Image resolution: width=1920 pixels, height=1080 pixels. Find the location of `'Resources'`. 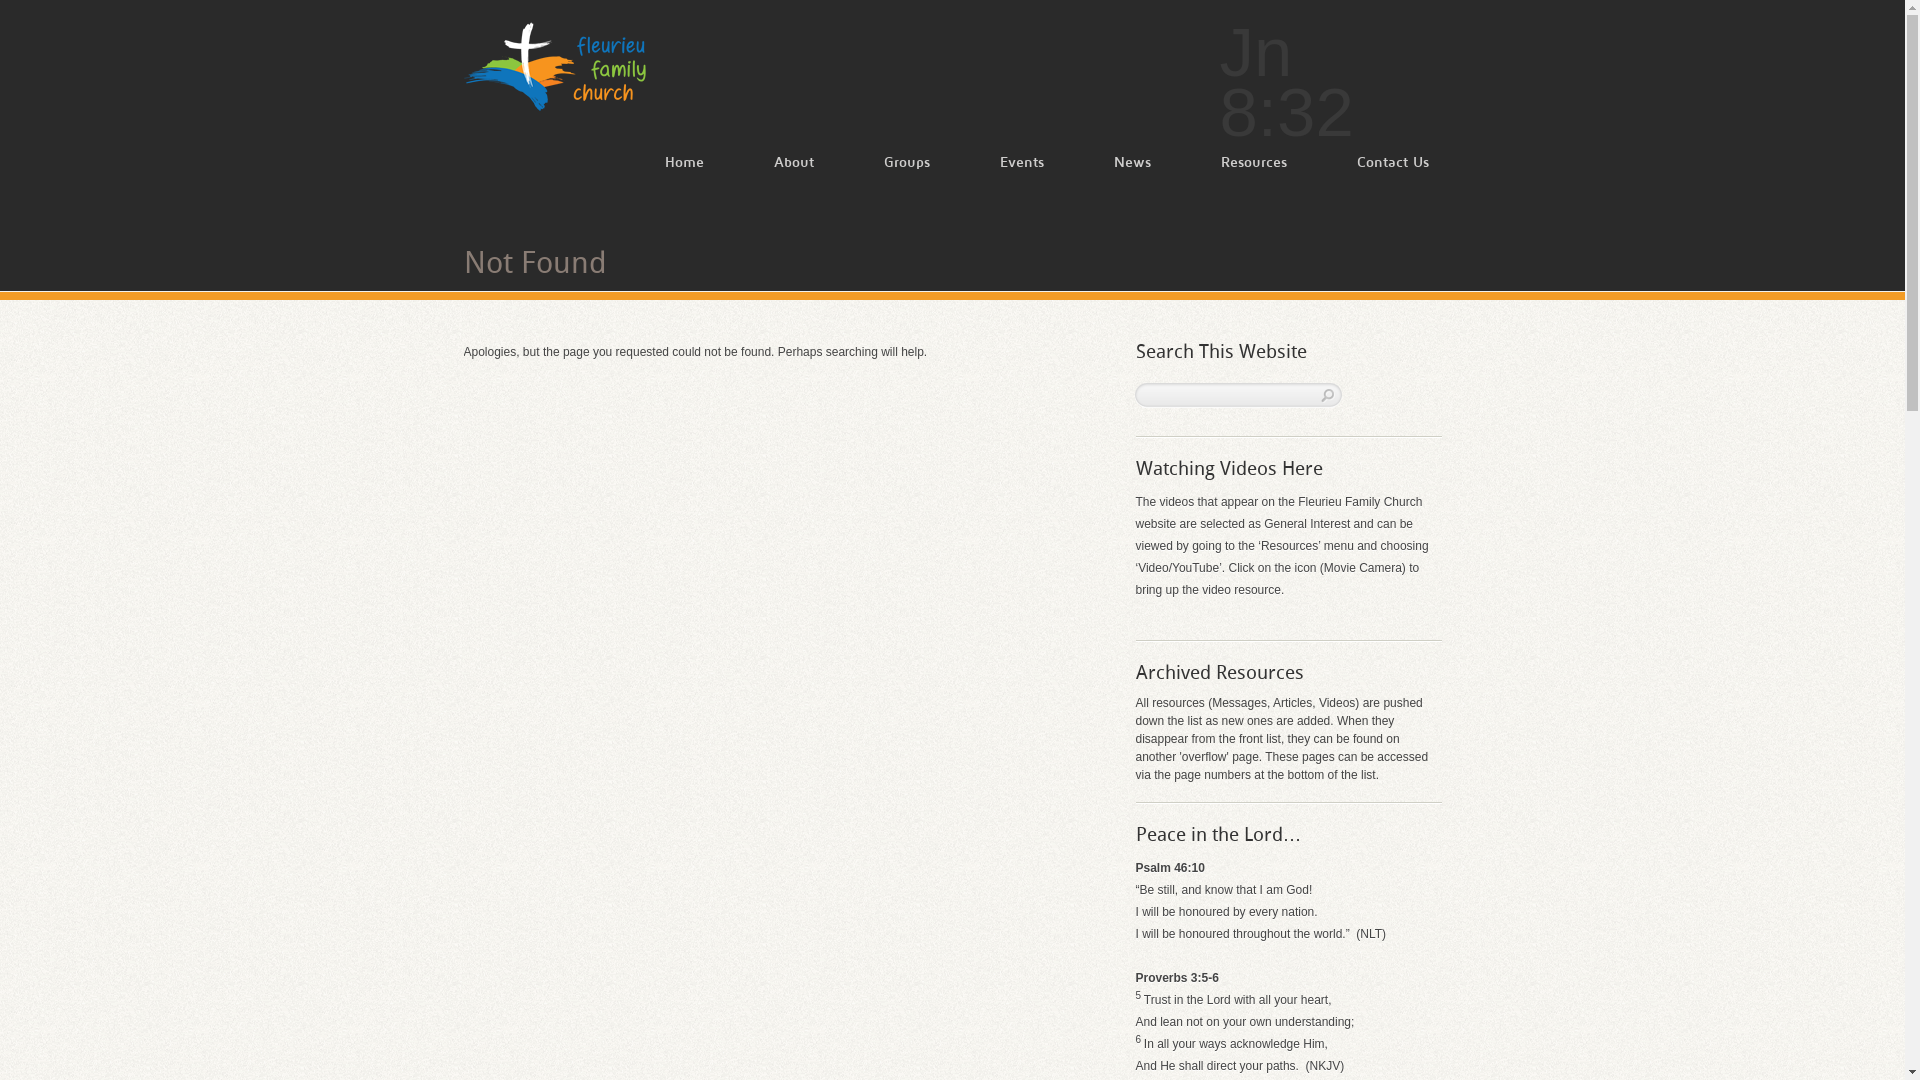

'Resources' is located at coordinates (1217, 164).